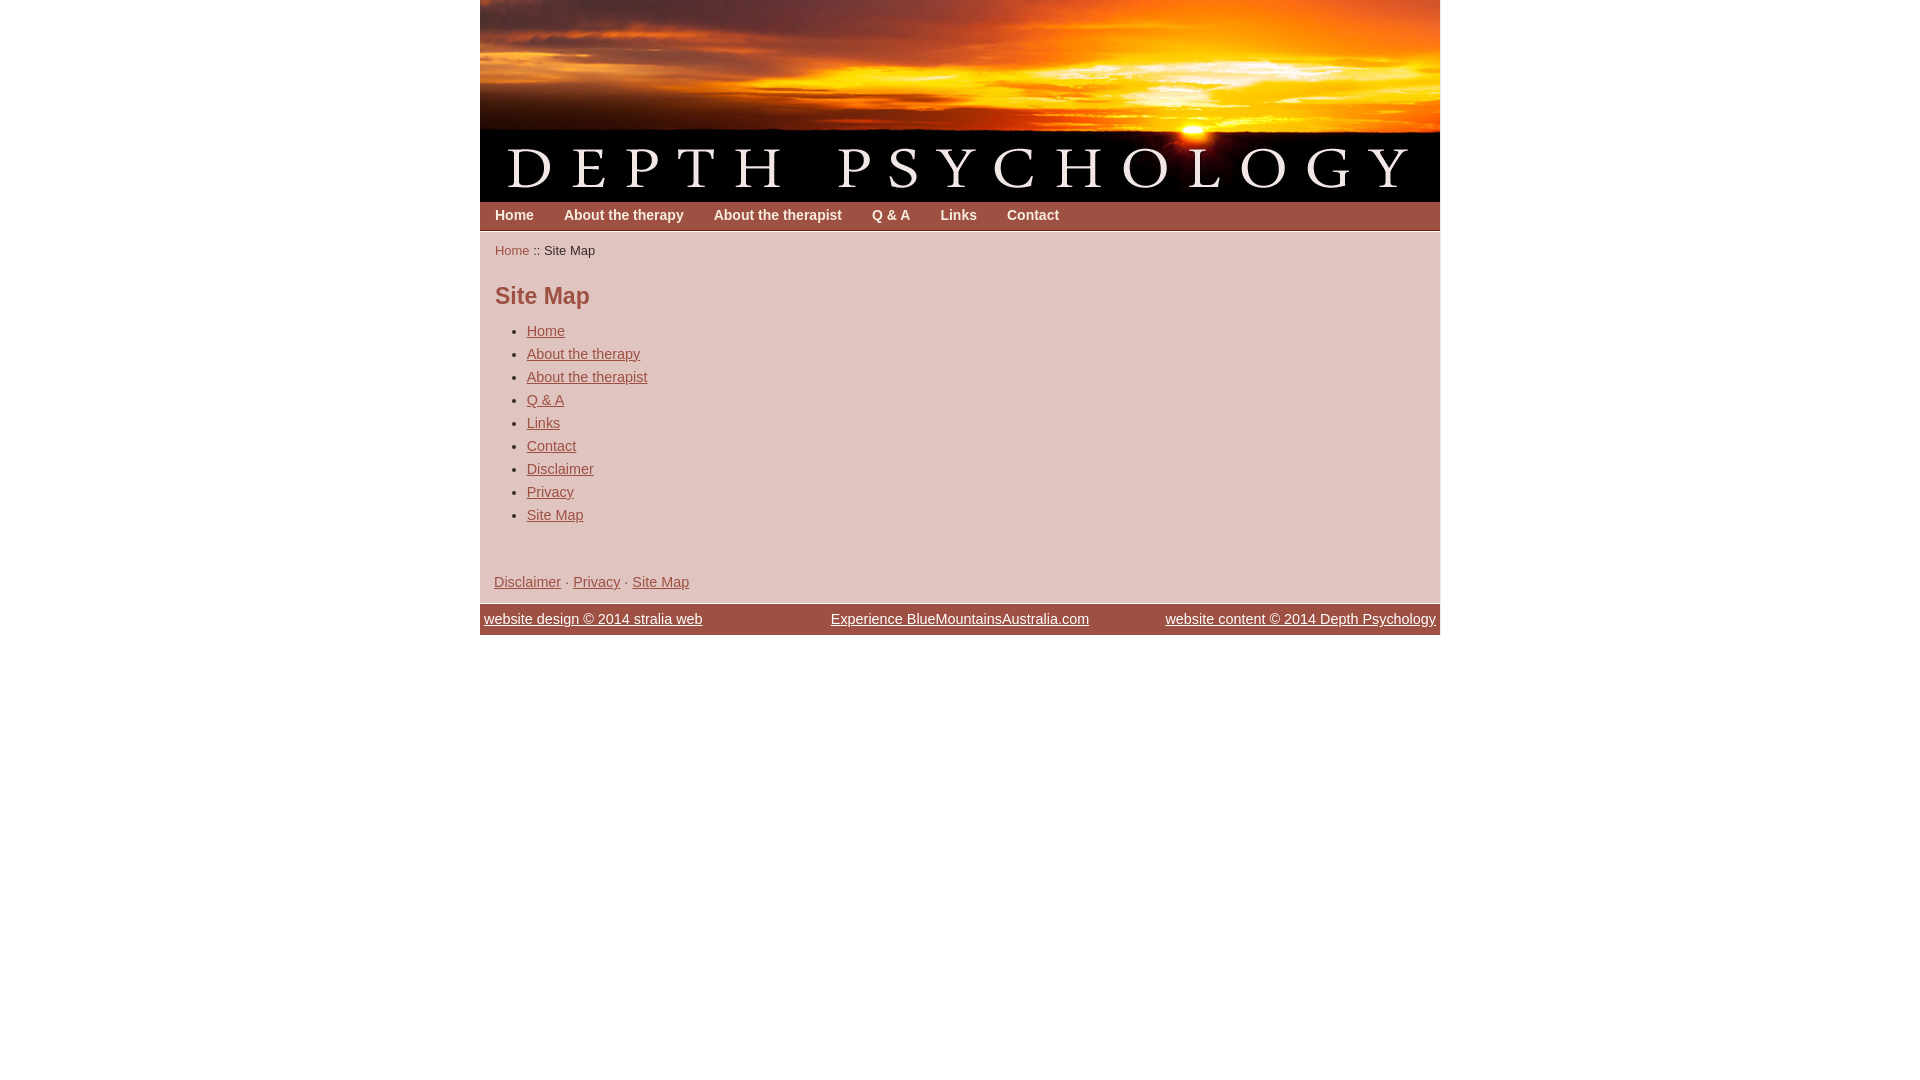 The width and height of the screenshot is (1920, 1080). Describe the element at coordinates (560, 469) in the screenshot. I see `'Disclaimer'` at that location.